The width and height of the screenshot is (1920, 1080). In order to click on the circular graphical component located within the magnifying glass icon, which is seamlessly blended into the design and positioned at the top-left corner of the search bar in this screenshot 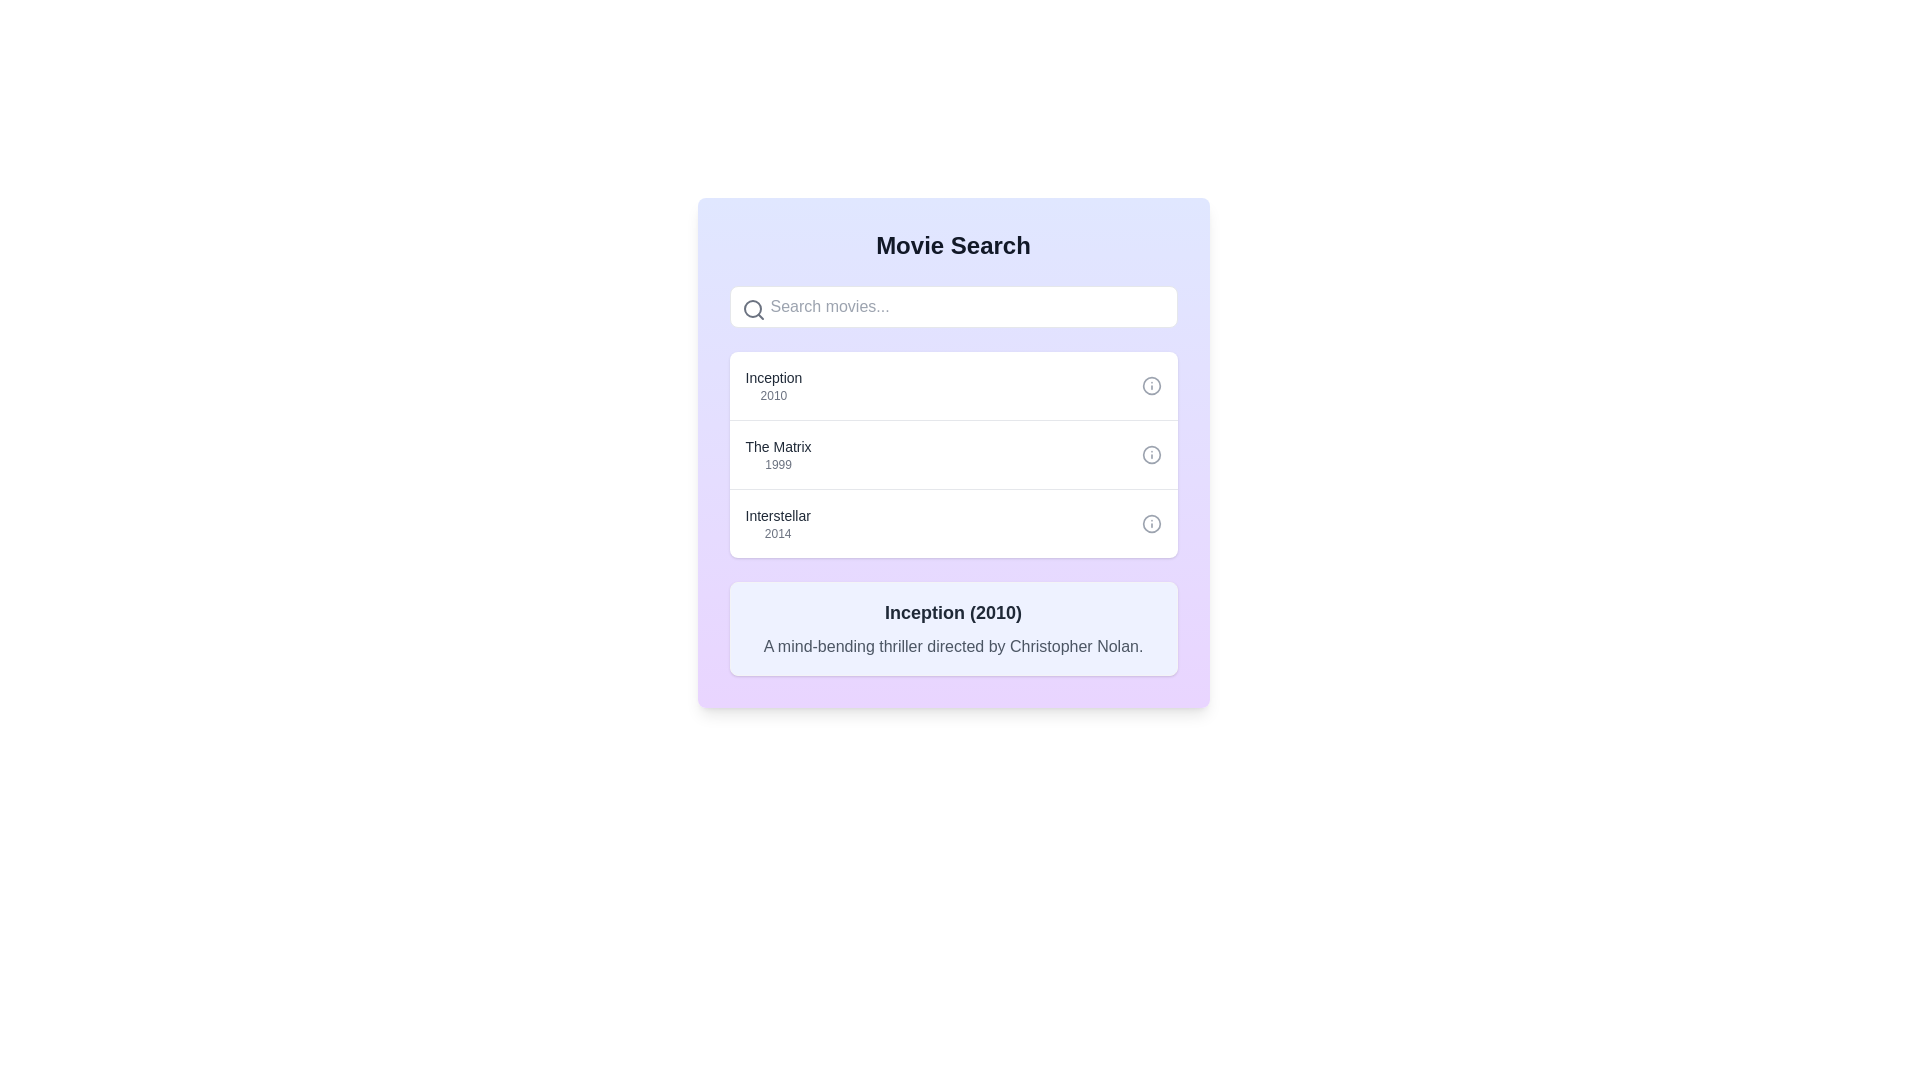, I will do `click(751, 308)`.